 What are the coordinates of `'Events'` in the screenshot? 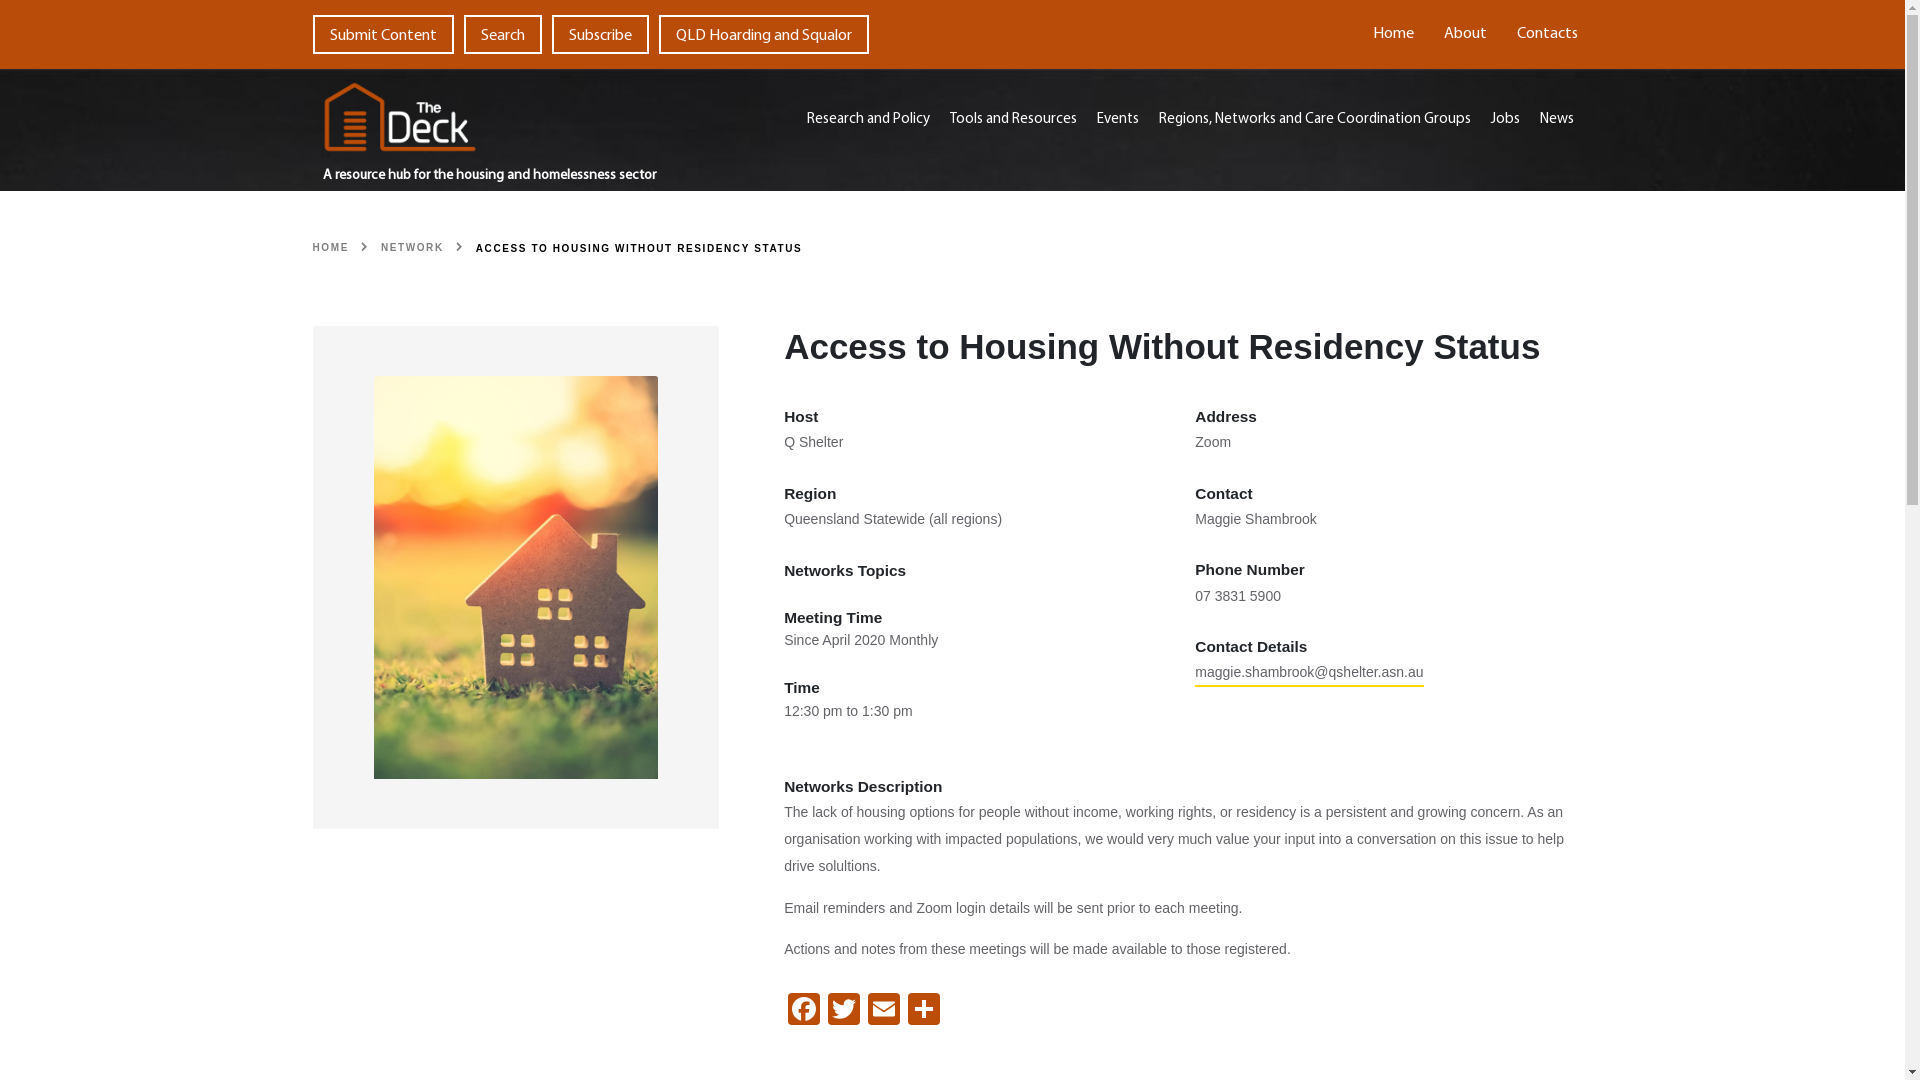 It's located at (1117, 120).